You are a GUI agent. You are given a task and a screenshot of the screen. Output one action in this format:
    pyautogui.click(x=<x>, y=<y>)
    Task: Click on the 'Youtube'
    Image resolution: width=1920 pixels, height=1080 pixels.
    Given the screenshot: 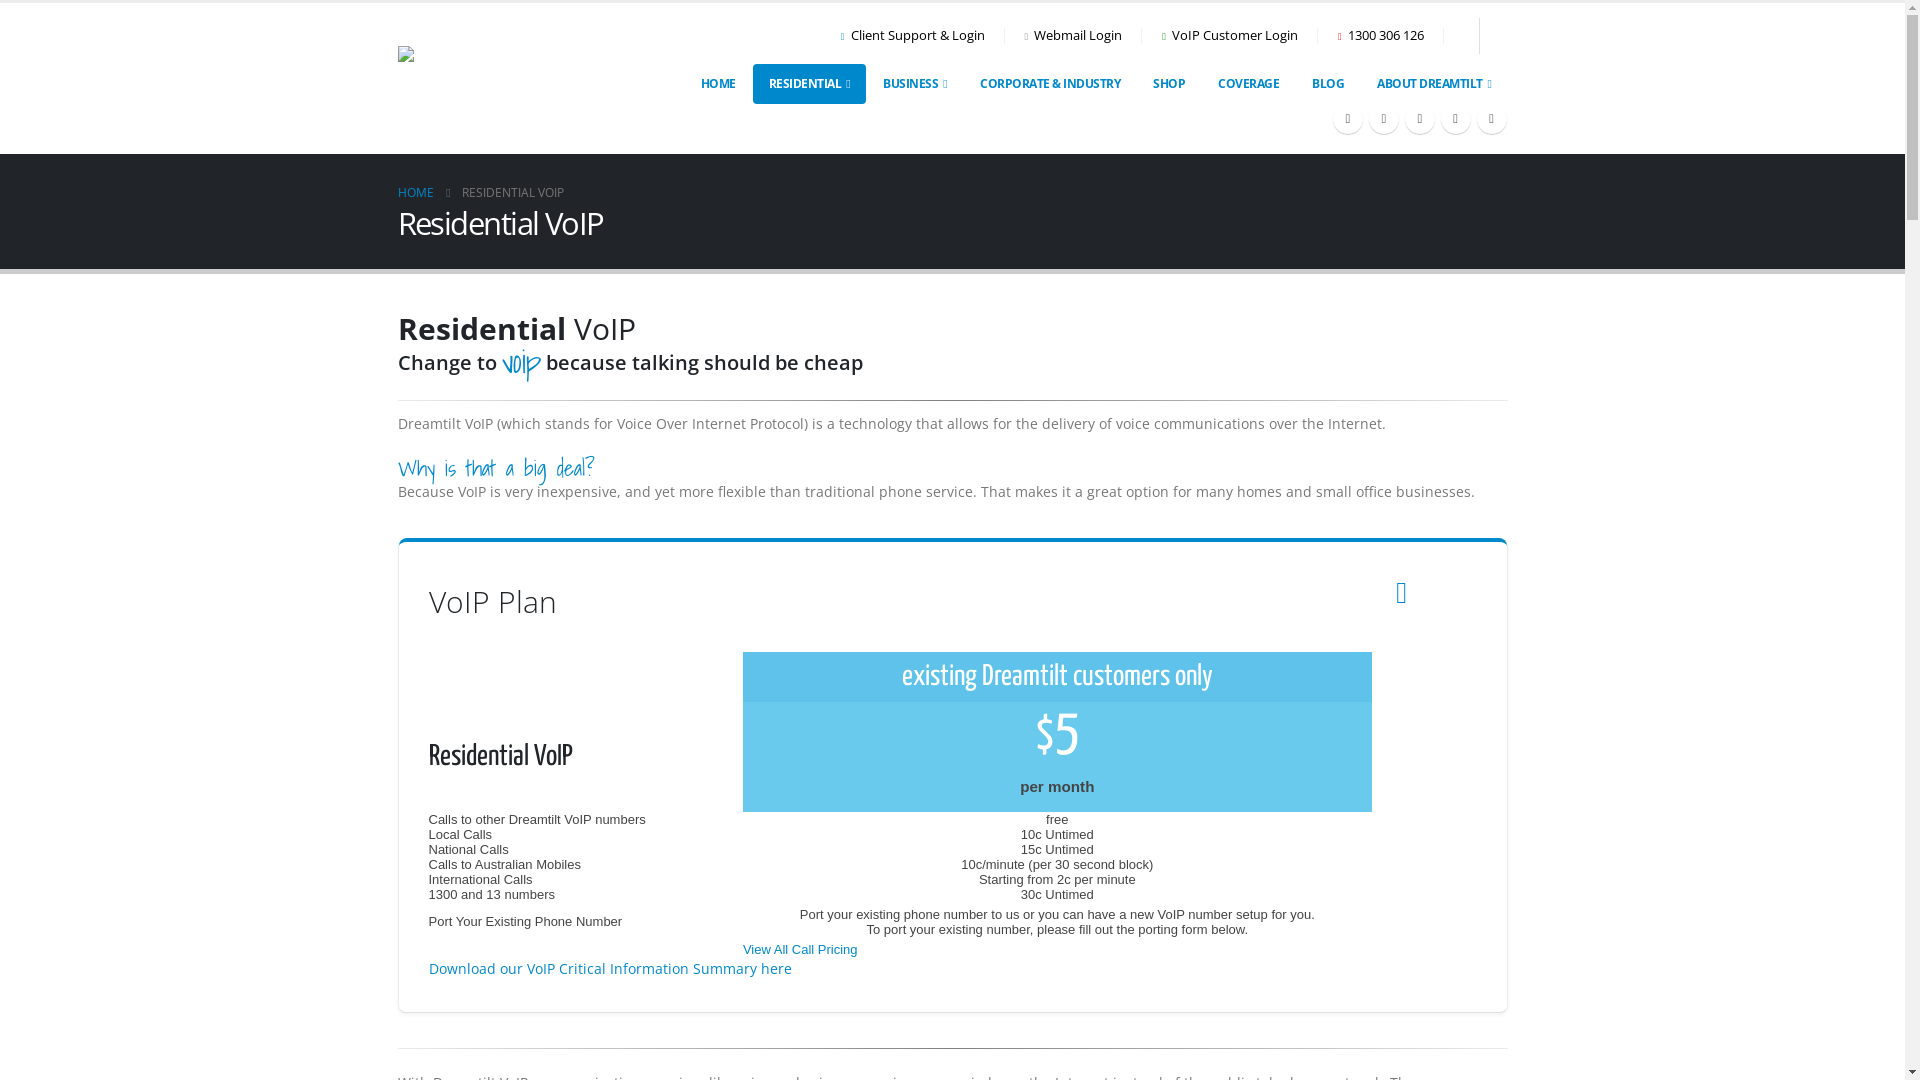 What is the action you would take?
    pyautogui.click(x=1402, y=119)
    